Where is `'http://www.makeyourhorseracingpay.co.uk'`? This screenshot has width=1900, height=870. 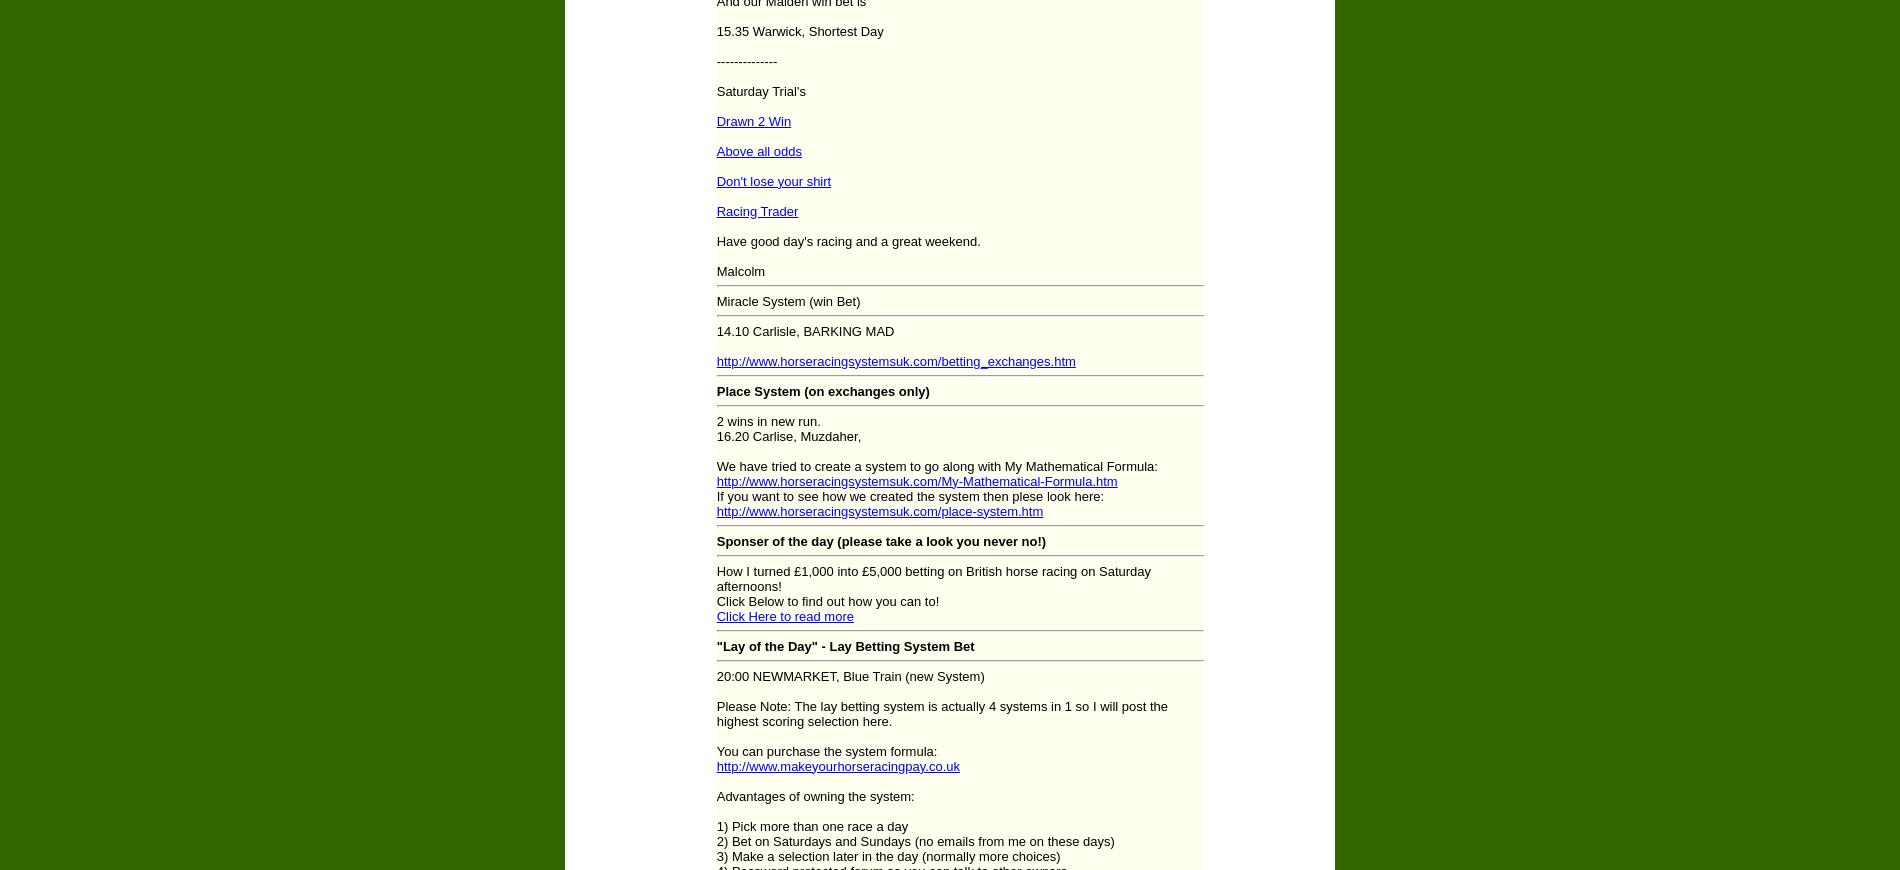 'http://www.makeyourhorseracingpay.co.uk' is located at coordinates (836, 765).